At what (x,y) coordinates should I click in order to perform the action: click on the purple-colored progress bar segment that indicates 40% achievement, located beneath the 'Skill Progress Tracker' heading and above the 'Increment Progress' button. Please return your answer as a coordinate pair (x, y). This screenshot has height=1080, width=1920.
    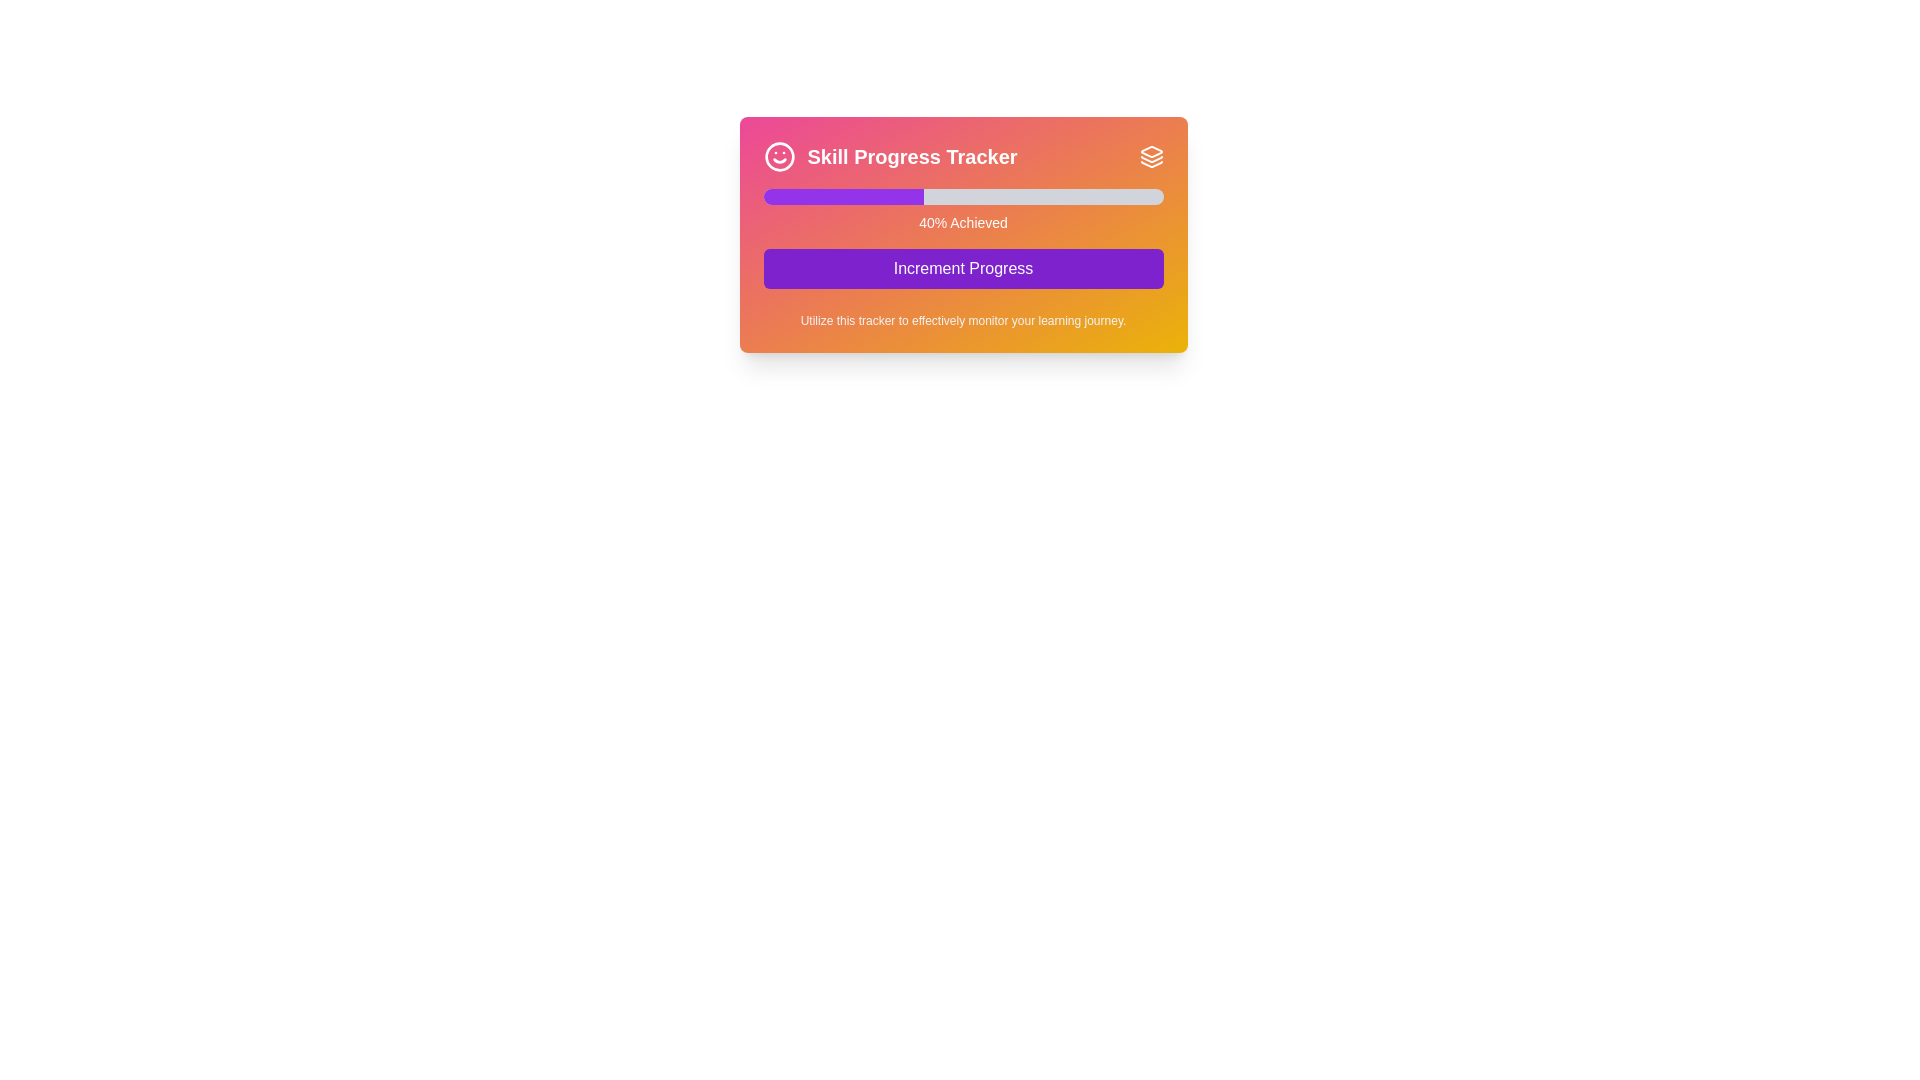
    Looking at the image, I should click on (843, 196).